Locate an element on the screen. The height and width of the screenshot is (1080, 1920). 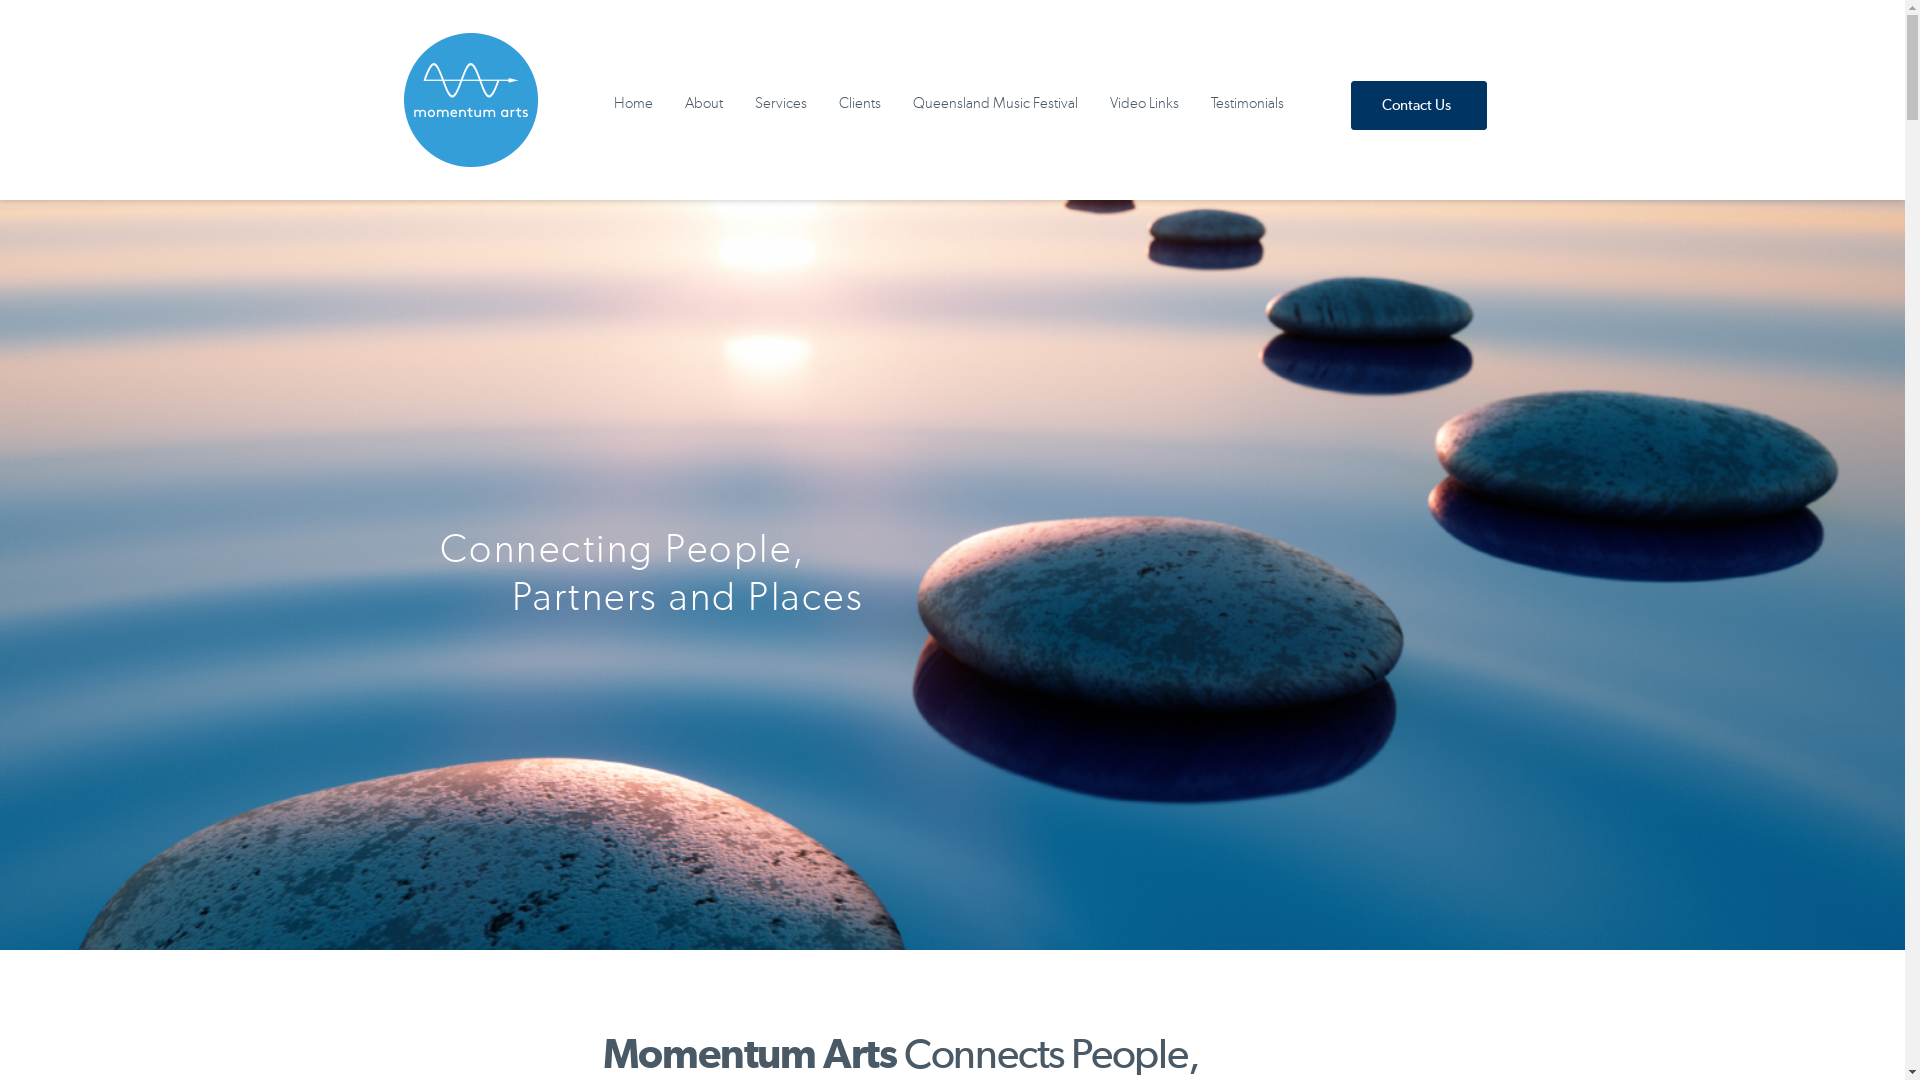
'Queensland Music Festival' is located at coordinates (995, 104).